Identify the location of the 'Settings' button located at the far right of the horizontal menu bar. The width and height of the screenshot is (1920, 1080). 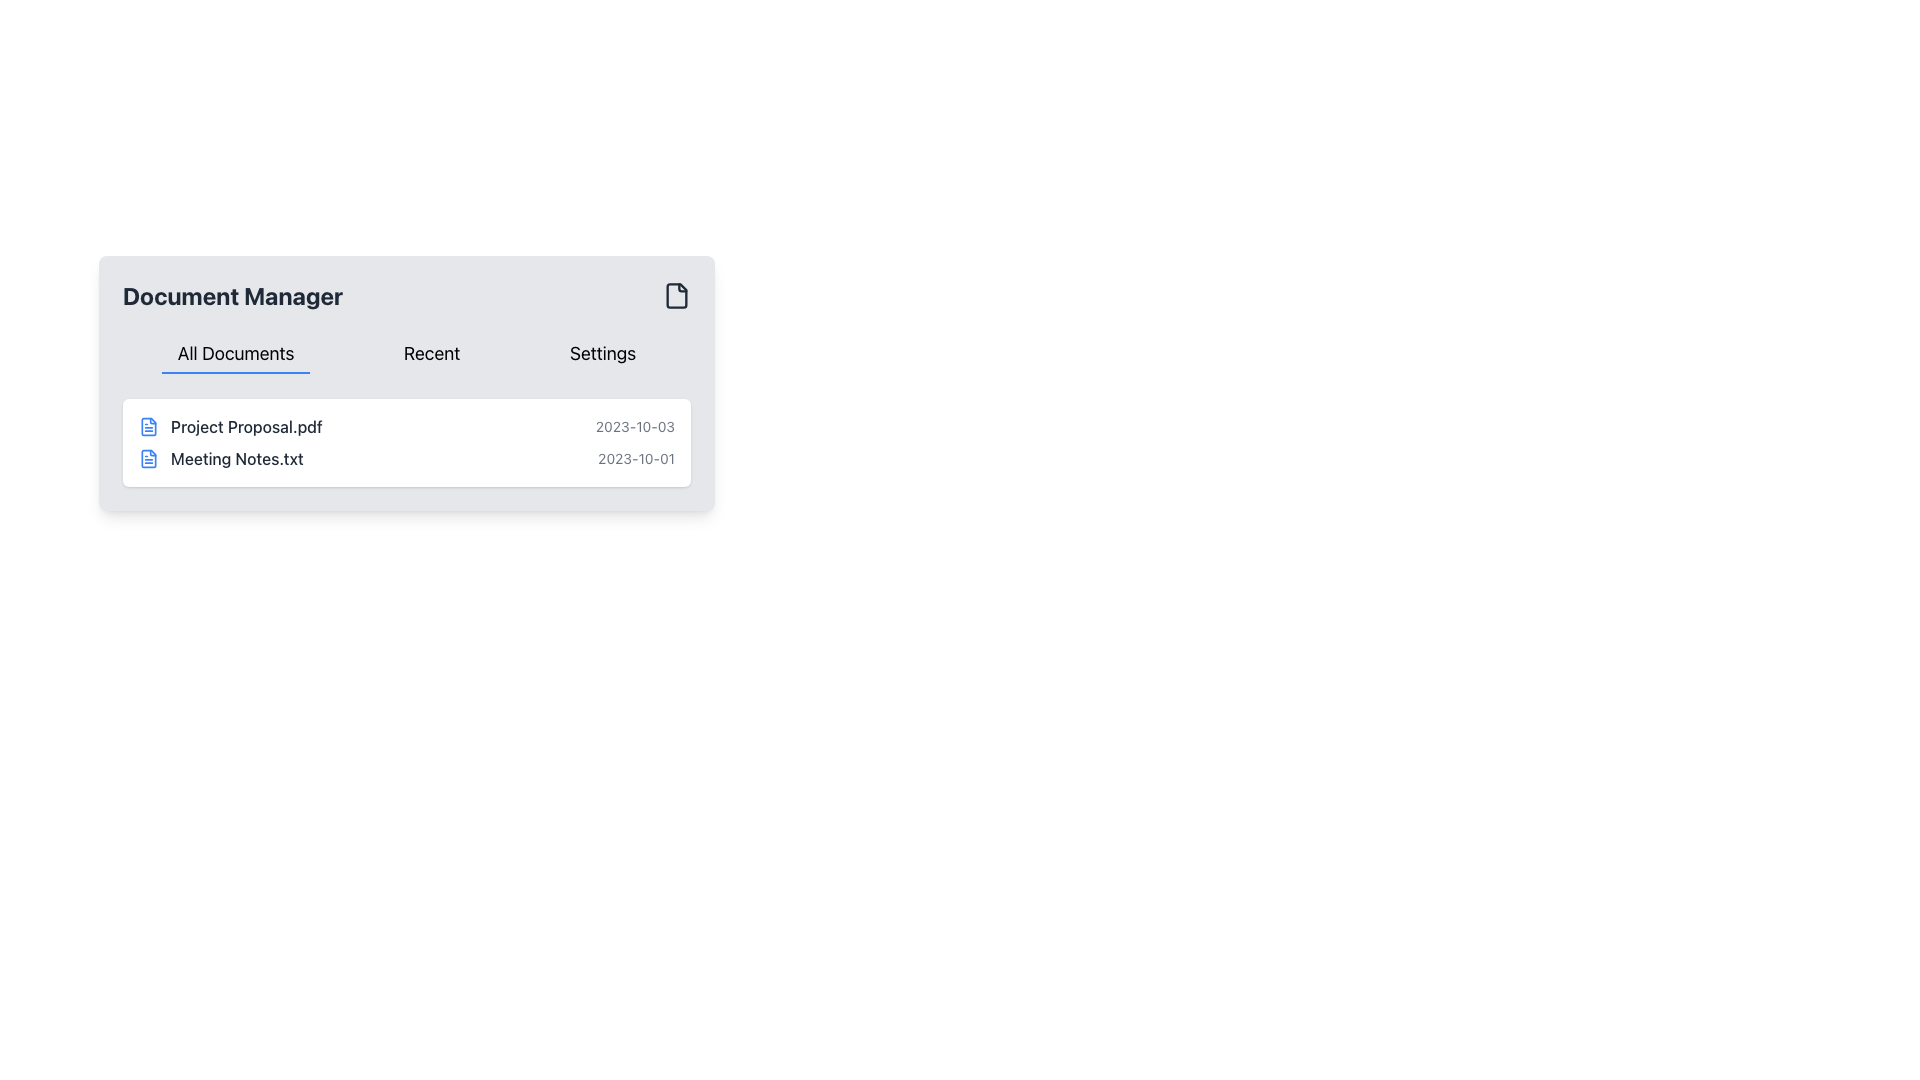
(602, 353).